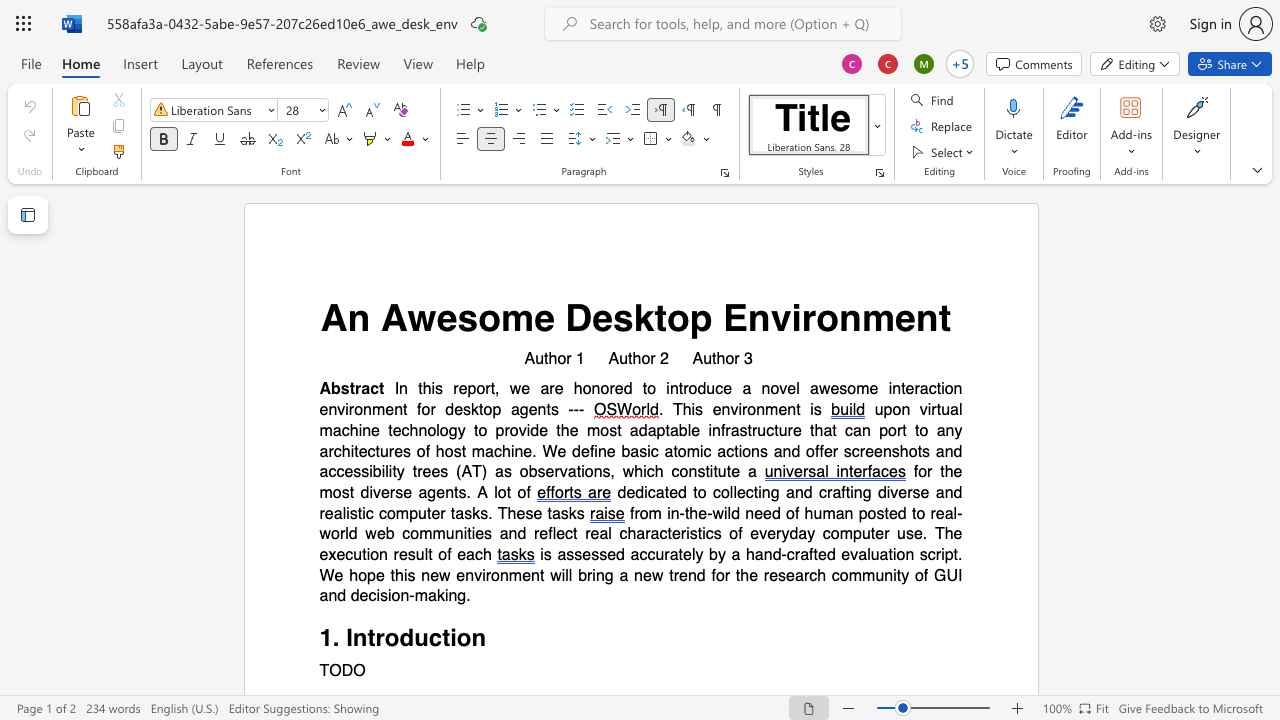 This screenshot has height=720, width=1280. What do you see at coordinates (693, 409) in the screenshot?
I see `the 1th character "i" in the text` at bounding box center [693, 409].